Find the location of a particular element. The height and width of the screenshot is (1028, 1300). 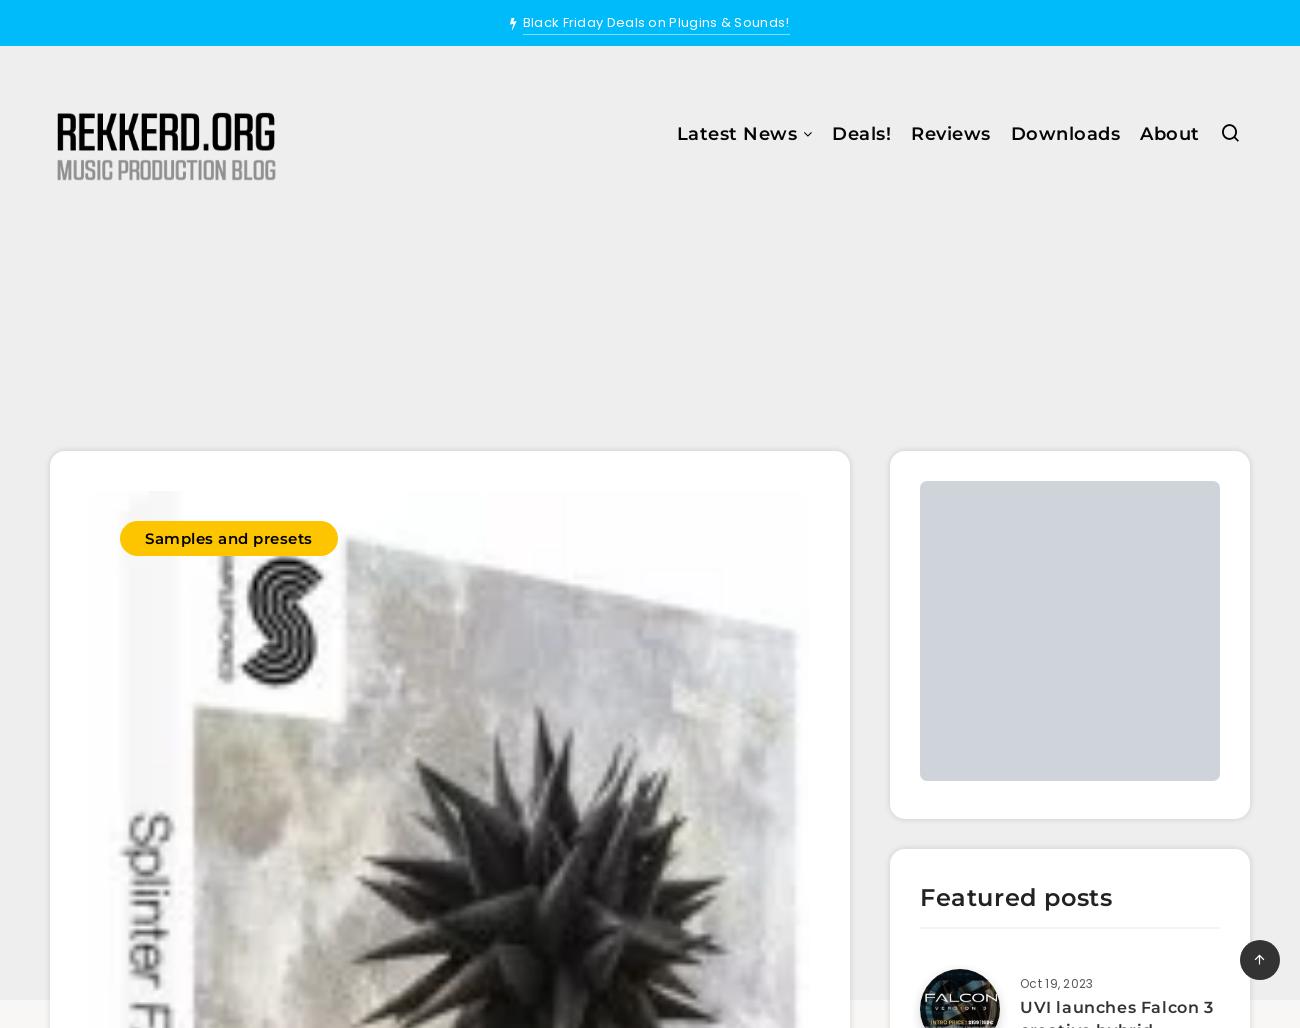

'All News' is located at coordinates (585, 192).